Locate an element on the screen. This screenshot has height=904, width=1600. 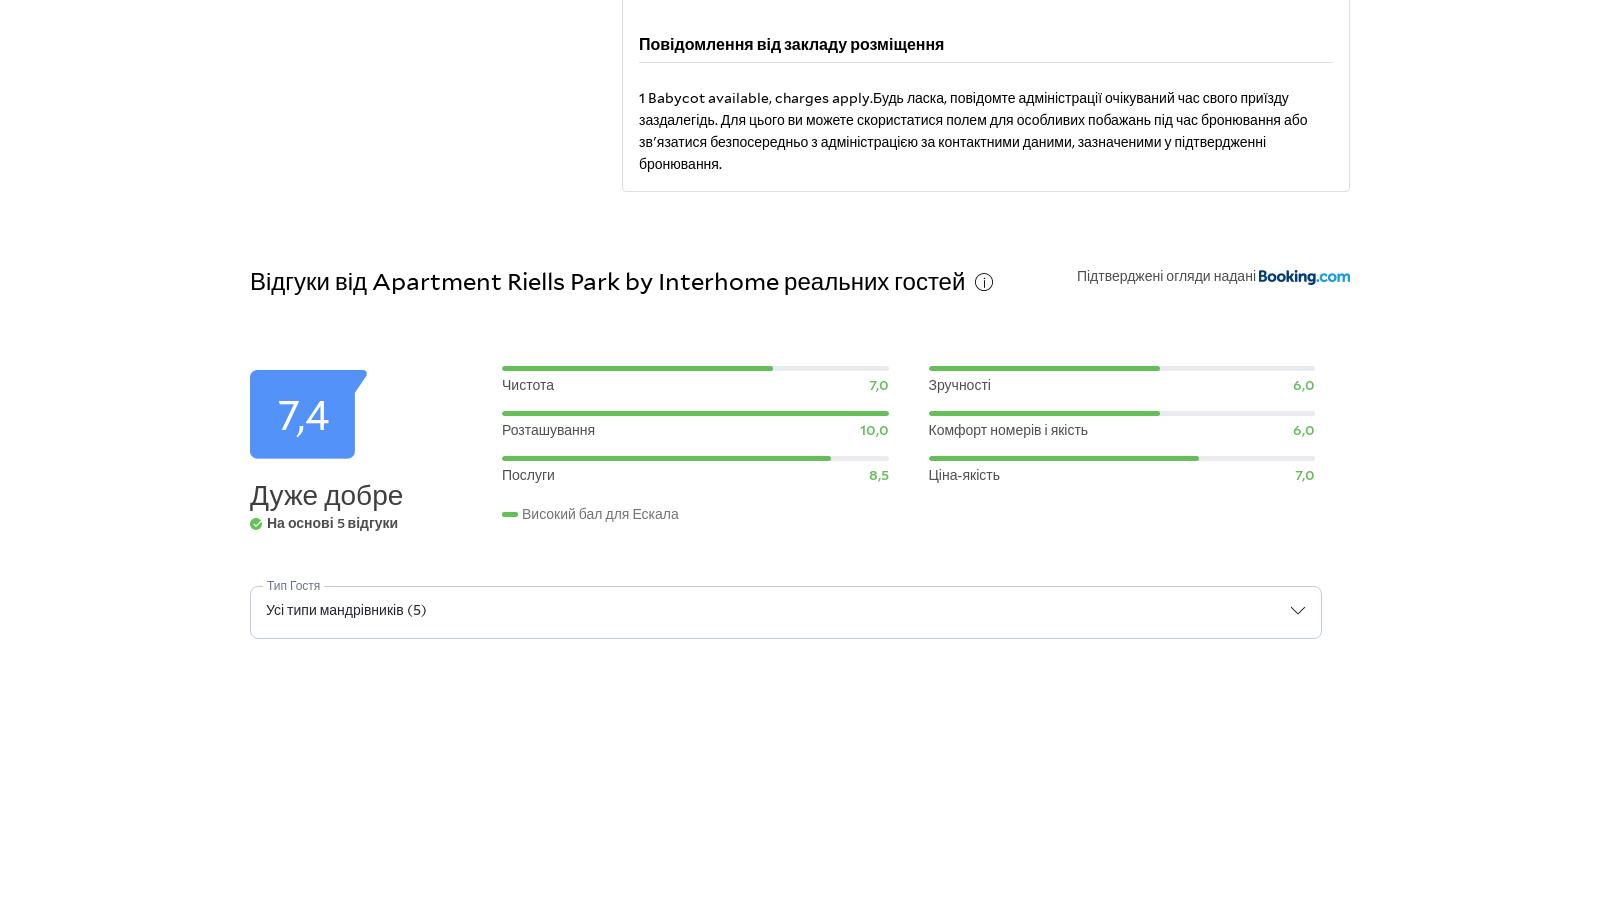
'1 Babycot available, charges apply.Будь ласка, повідомте адміністрації  очікуваний час свого приїзду заздалегідь. Для цього ви можете скористатися полем для особливих побажань під час бронювання або зв'язатися безпосередньо з адміністрацією за контактними даними, зазначеними у підтвердженні бронювання.' is located at coordinates (971, 128).